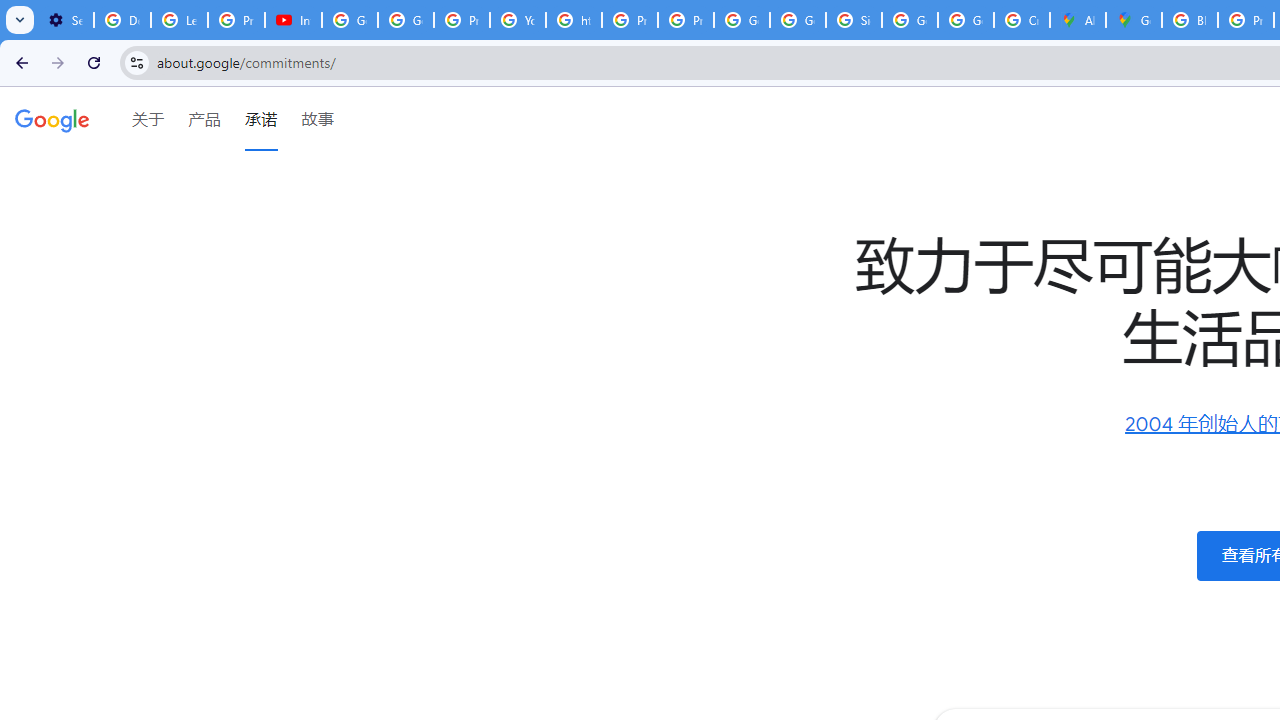 The image size is (1280, 720). Describe the element at coordinates (179, 20) in the screenshot. I see `'Learn how to find your photos - Google Photos Help'` at that location.